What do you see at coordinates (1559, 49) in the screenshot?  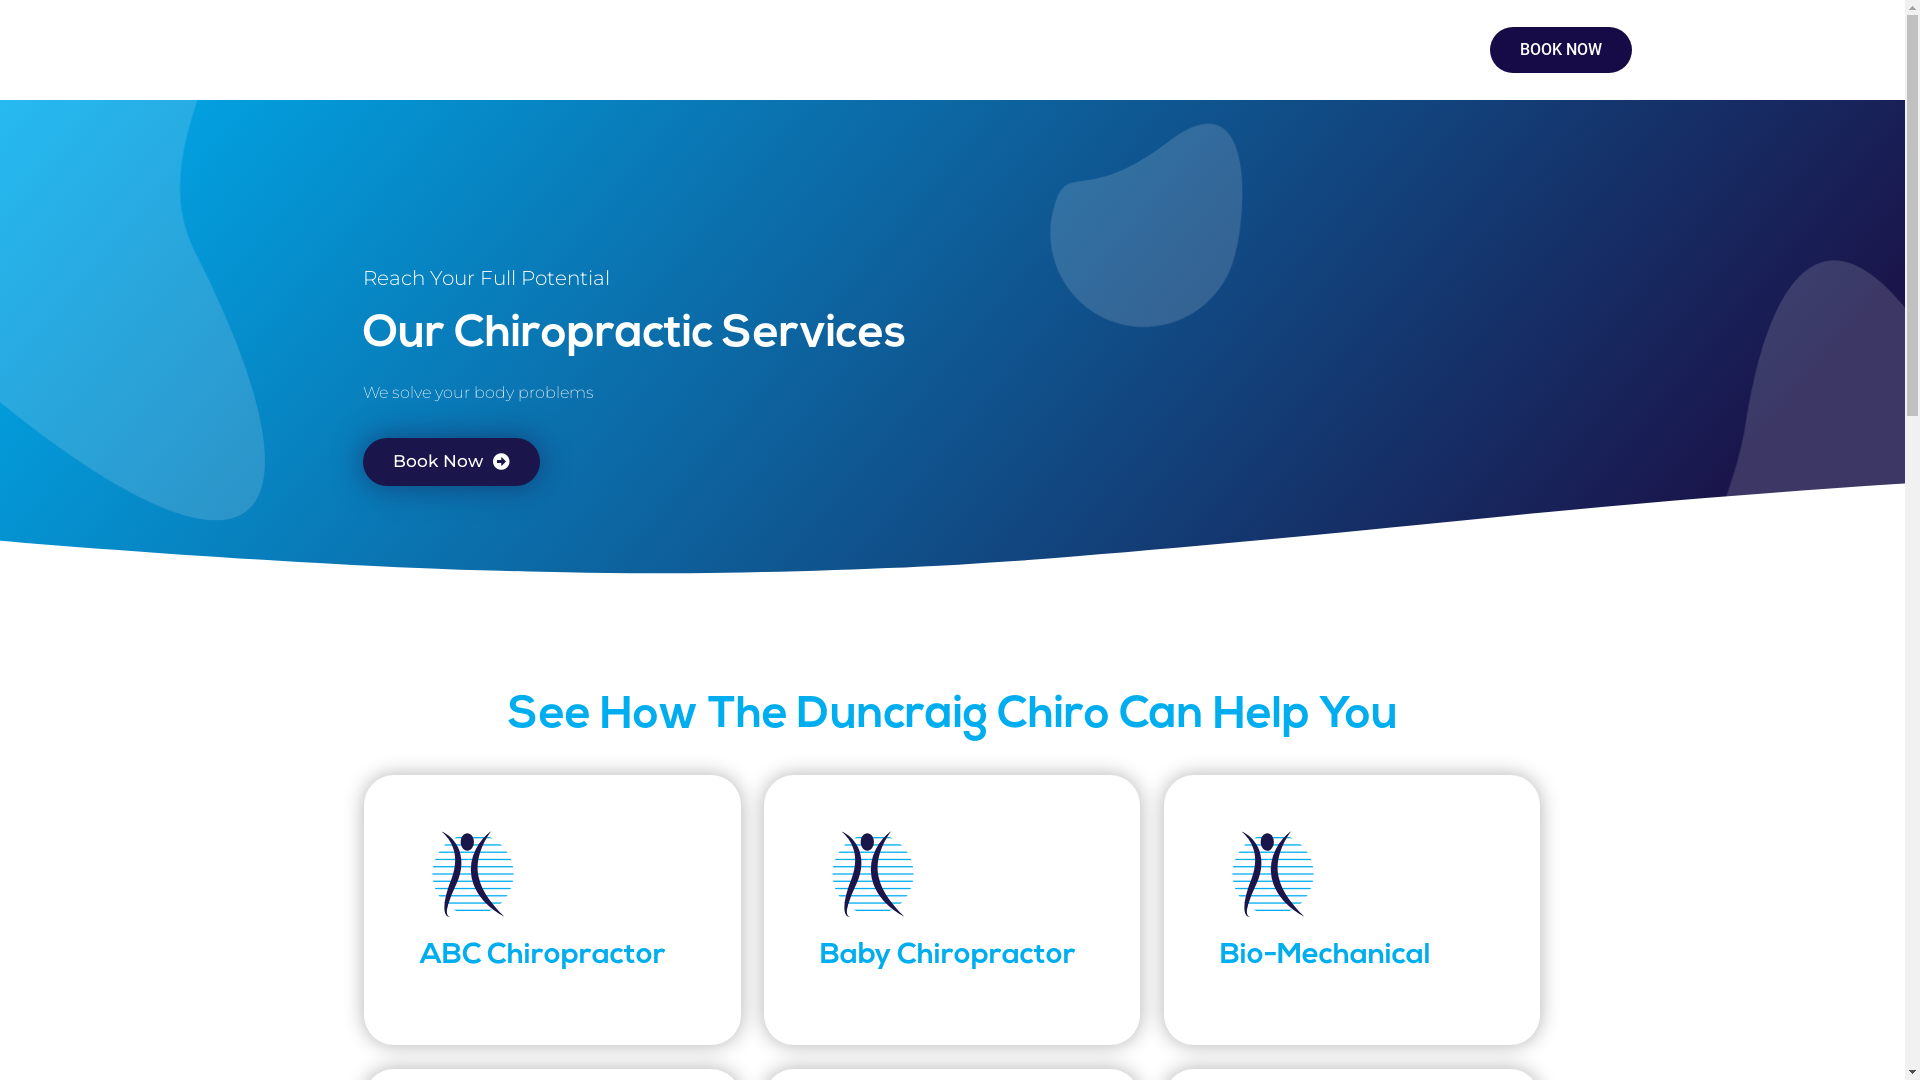 I see `'BOOK NOW'` at bounding box center [1559, 49].